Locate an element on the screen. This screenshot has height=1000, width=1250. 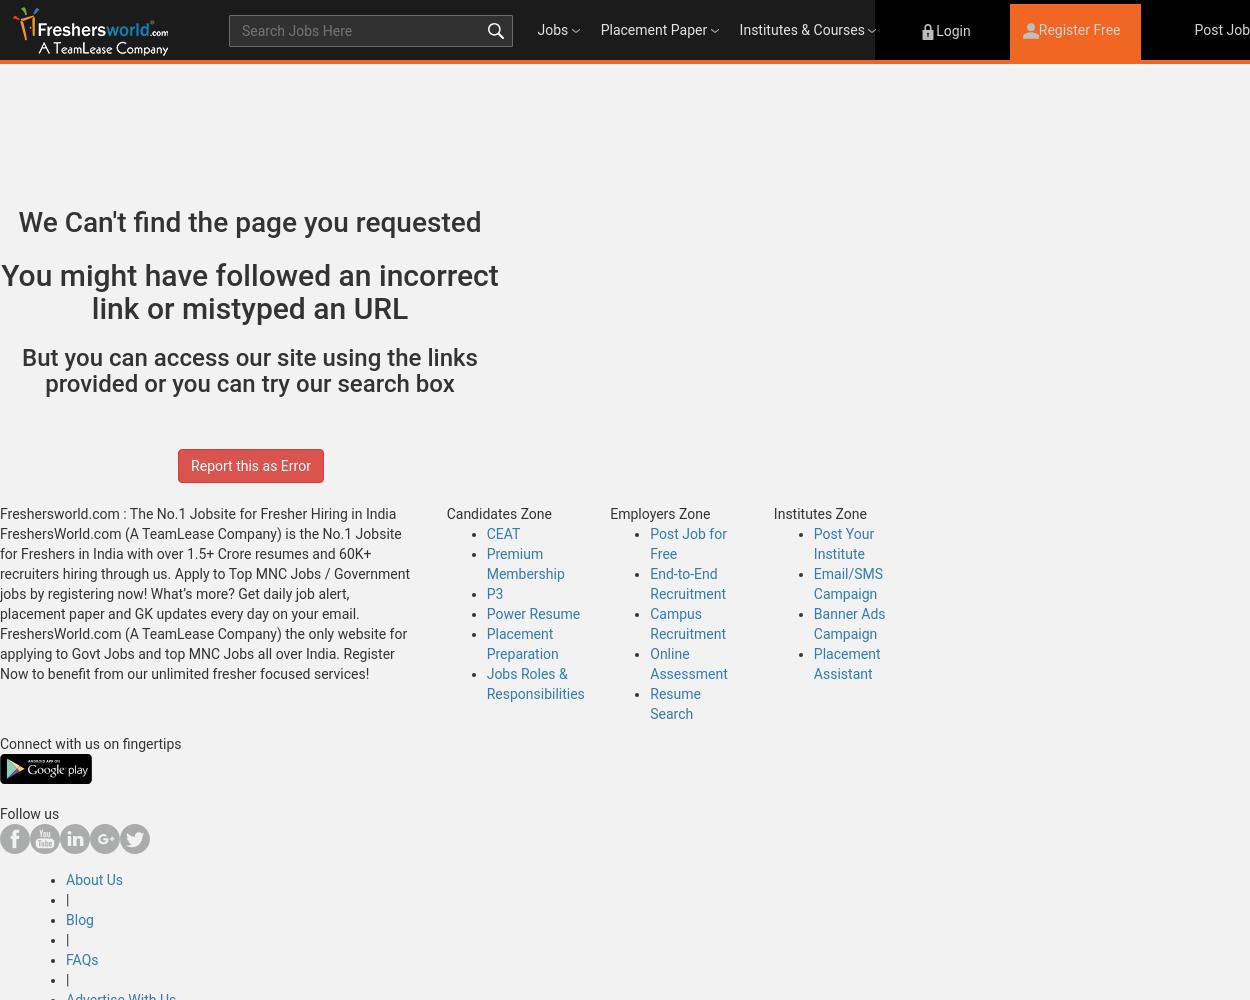
'Jobs' is located at coordinates (552, 30).